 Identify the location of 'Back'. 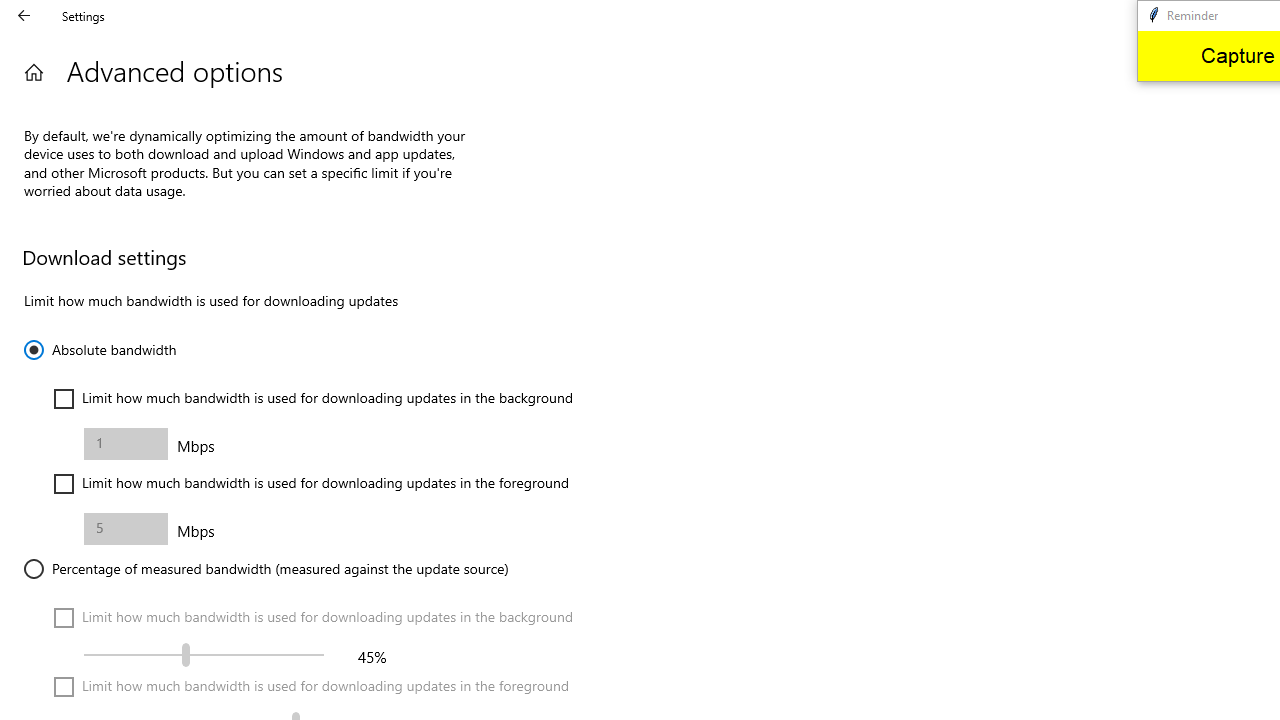
(24, 15).